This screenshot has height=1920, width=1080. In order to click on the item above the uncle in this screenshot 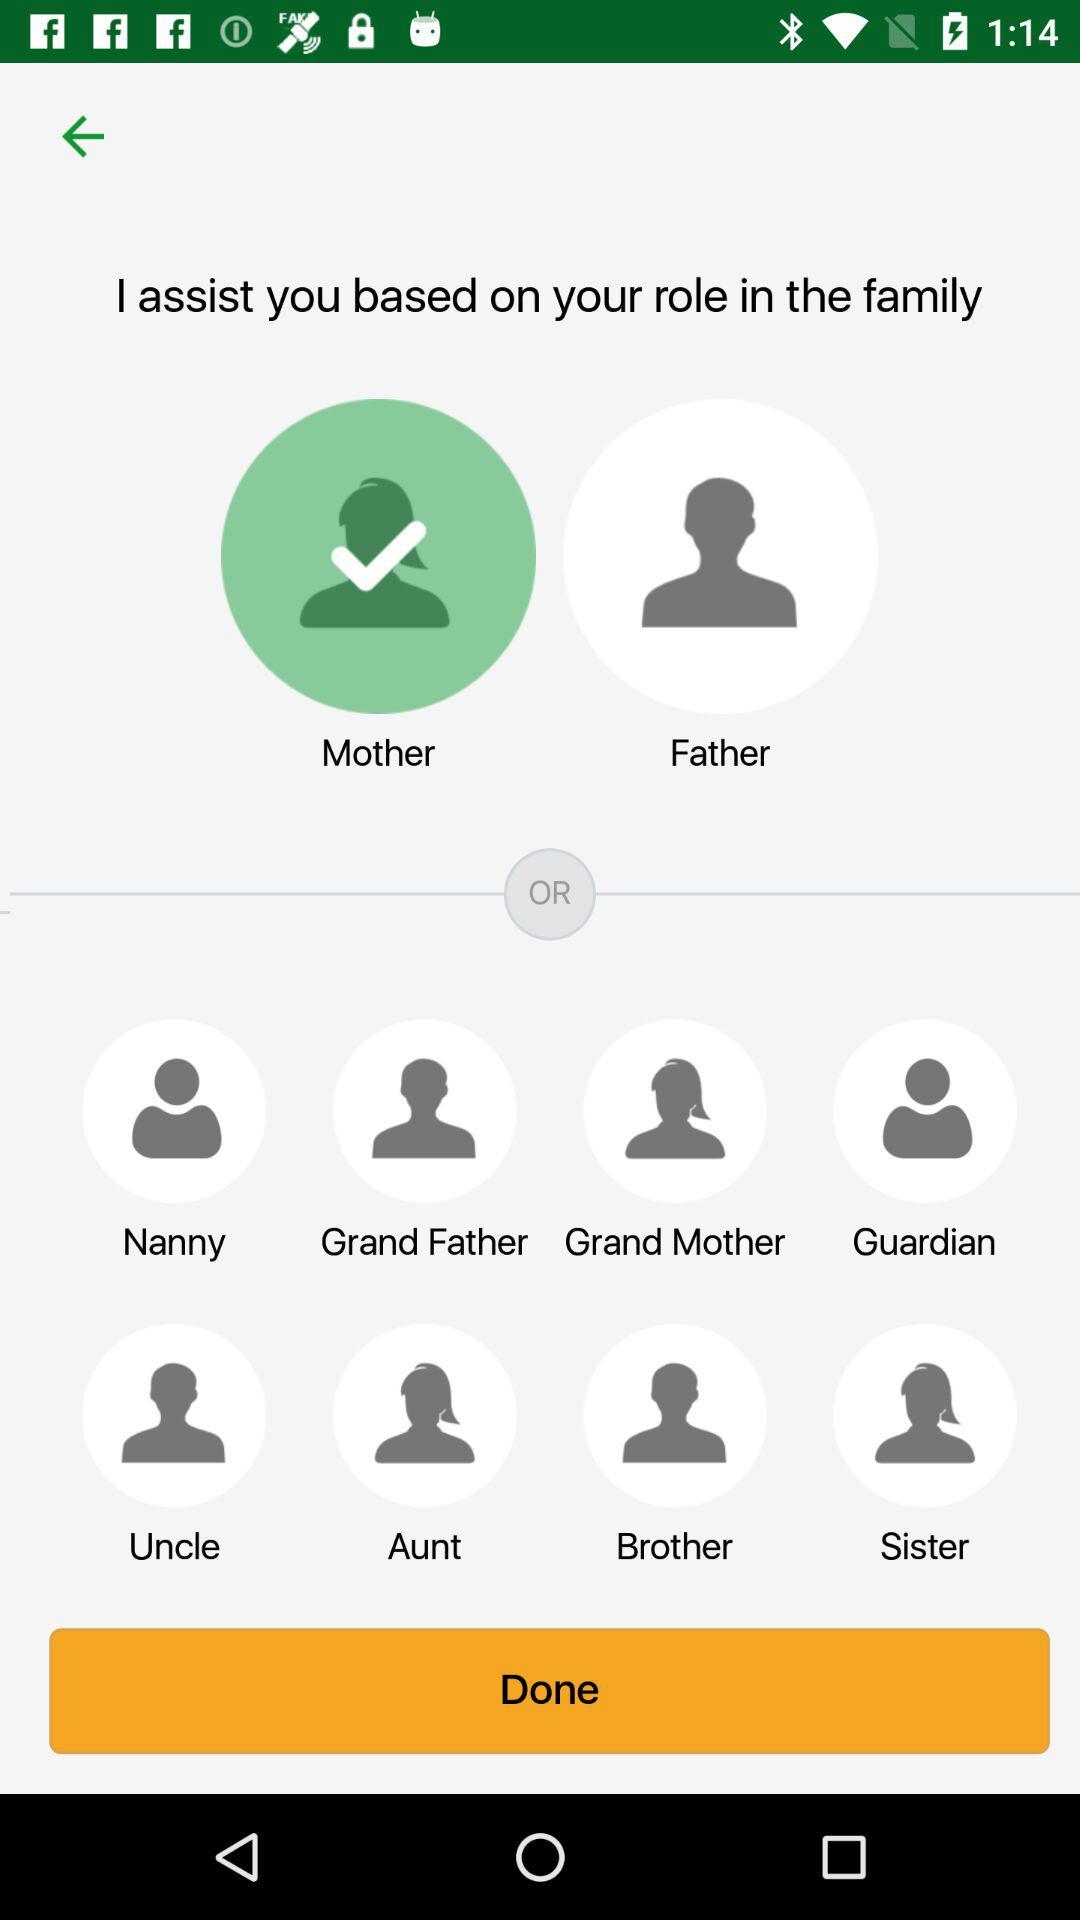, I will do `click(163, 1414)`.